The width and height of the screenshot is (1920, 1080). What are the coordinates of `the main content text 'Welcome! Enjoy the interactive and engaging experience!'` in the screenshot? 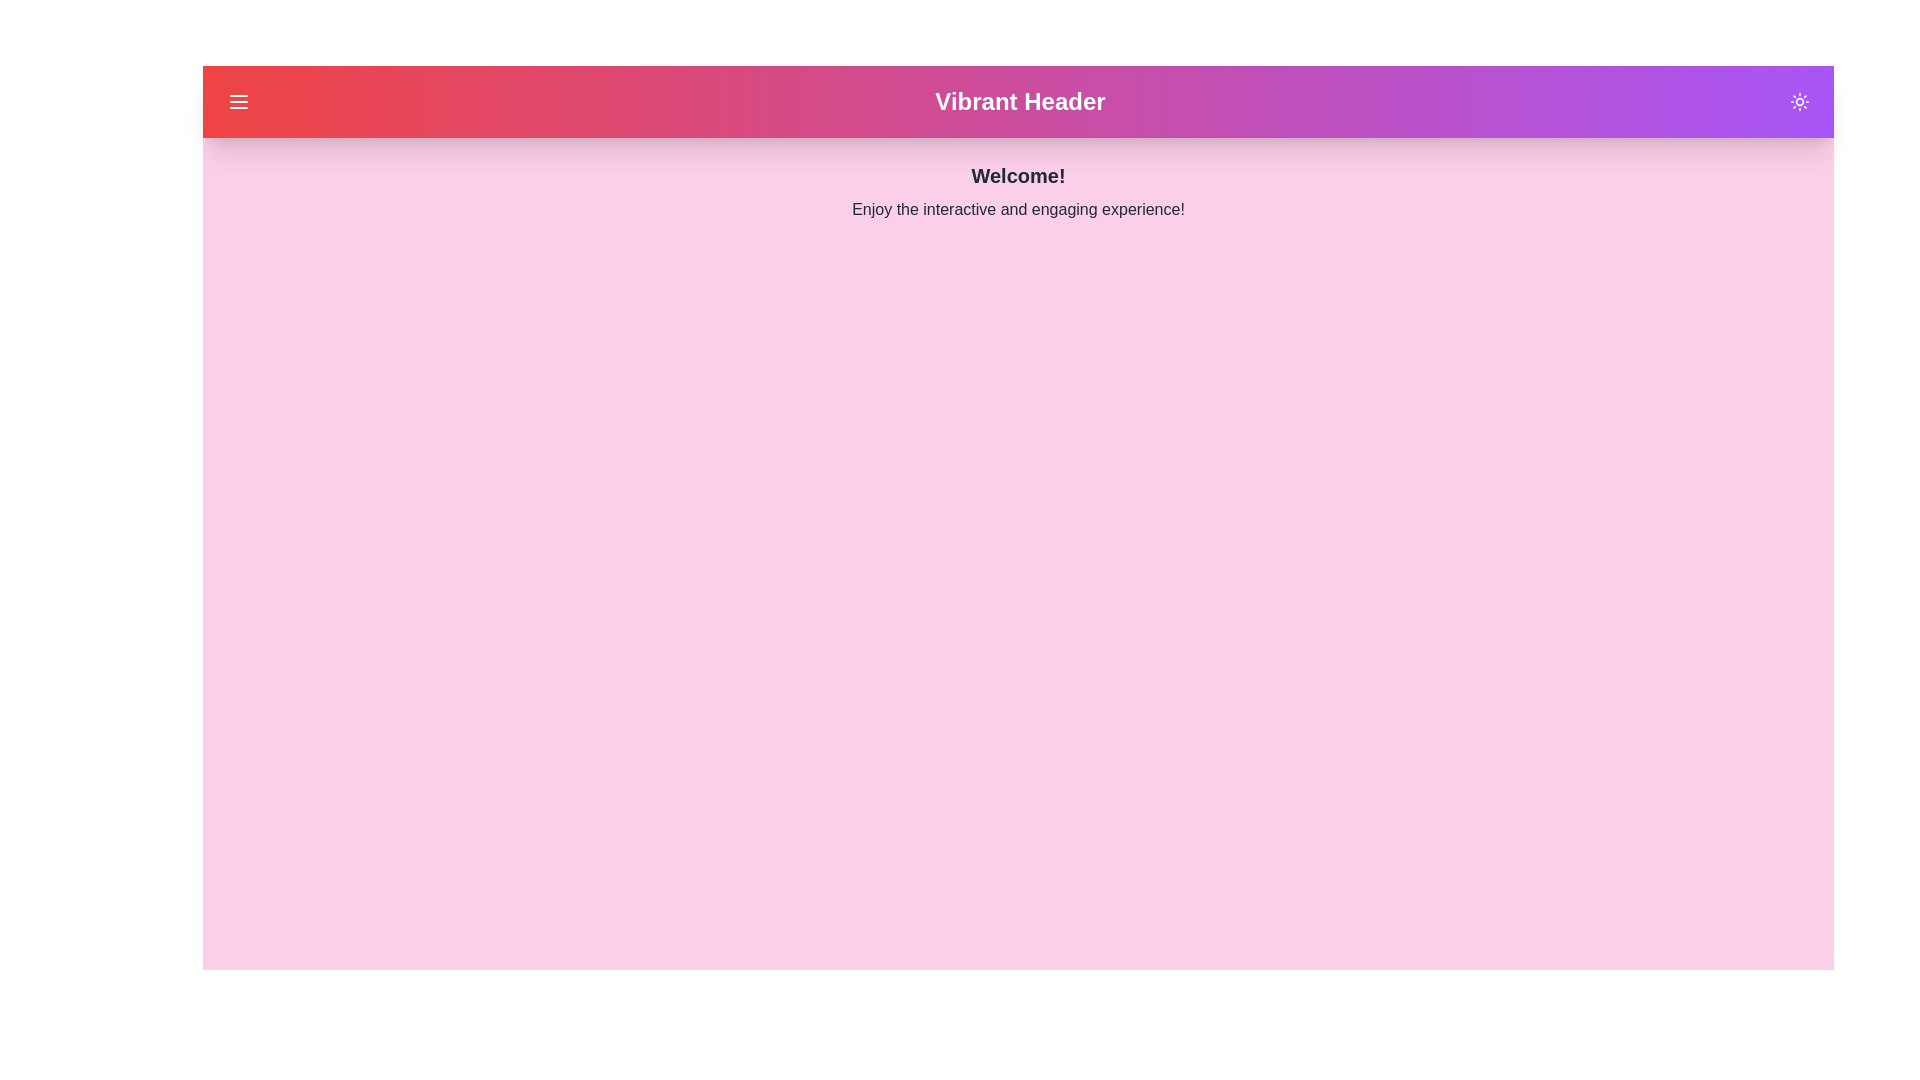 It's located at (1018, 192).